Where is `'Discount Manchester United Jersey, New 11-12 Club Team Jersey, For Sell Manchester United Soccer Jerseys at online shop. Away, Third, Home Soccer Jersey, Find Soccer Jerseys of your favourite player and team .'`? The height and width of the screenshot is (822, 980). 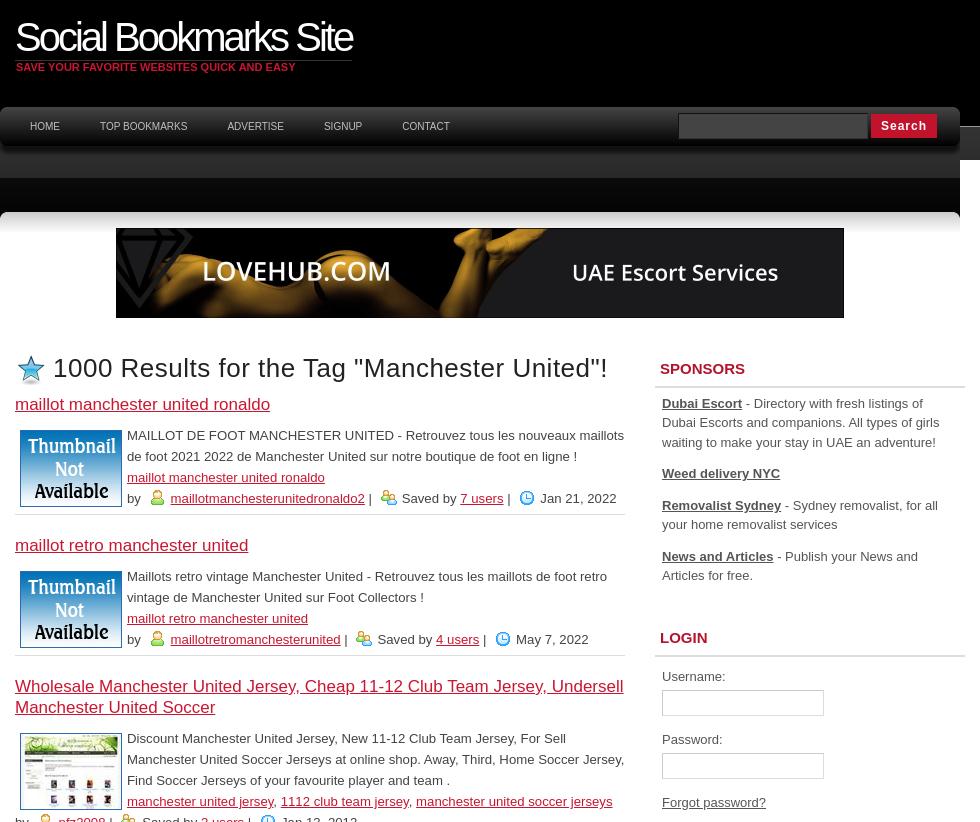 'Discount Manchester United Jersey, New 11-12 Club Team Jersey, For Sell Manchester United Soccer Jerseys at online shop. Away, Third, Home Soccer Jersey, Find Soccer Jerseys of your favourite player and team .' is located at coordinates (375, 758).